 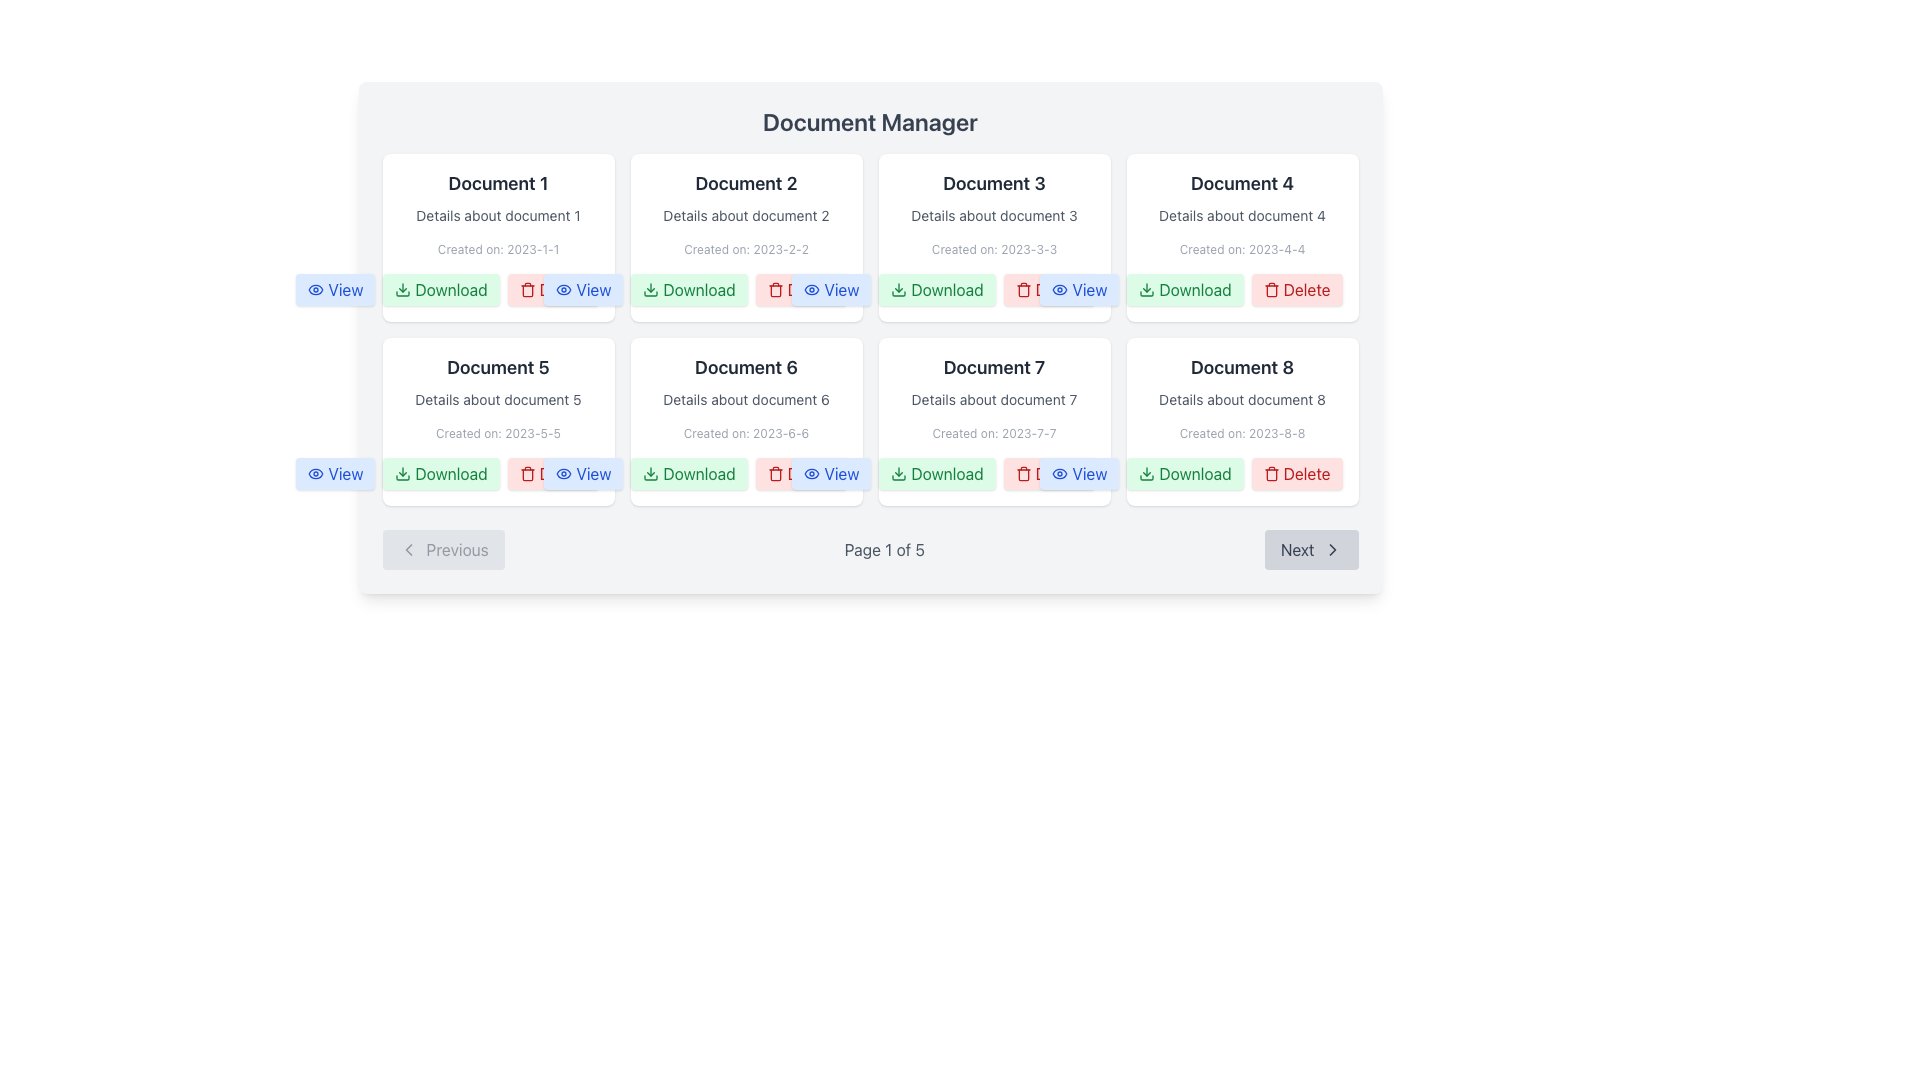 What do you see at coordinates (994, 433) in the screenshot?
I see `the creation date text element located at the bottom of the card labeled 'Document 7' in the 'Document Manager' interface` at bounding box center [994, 433].